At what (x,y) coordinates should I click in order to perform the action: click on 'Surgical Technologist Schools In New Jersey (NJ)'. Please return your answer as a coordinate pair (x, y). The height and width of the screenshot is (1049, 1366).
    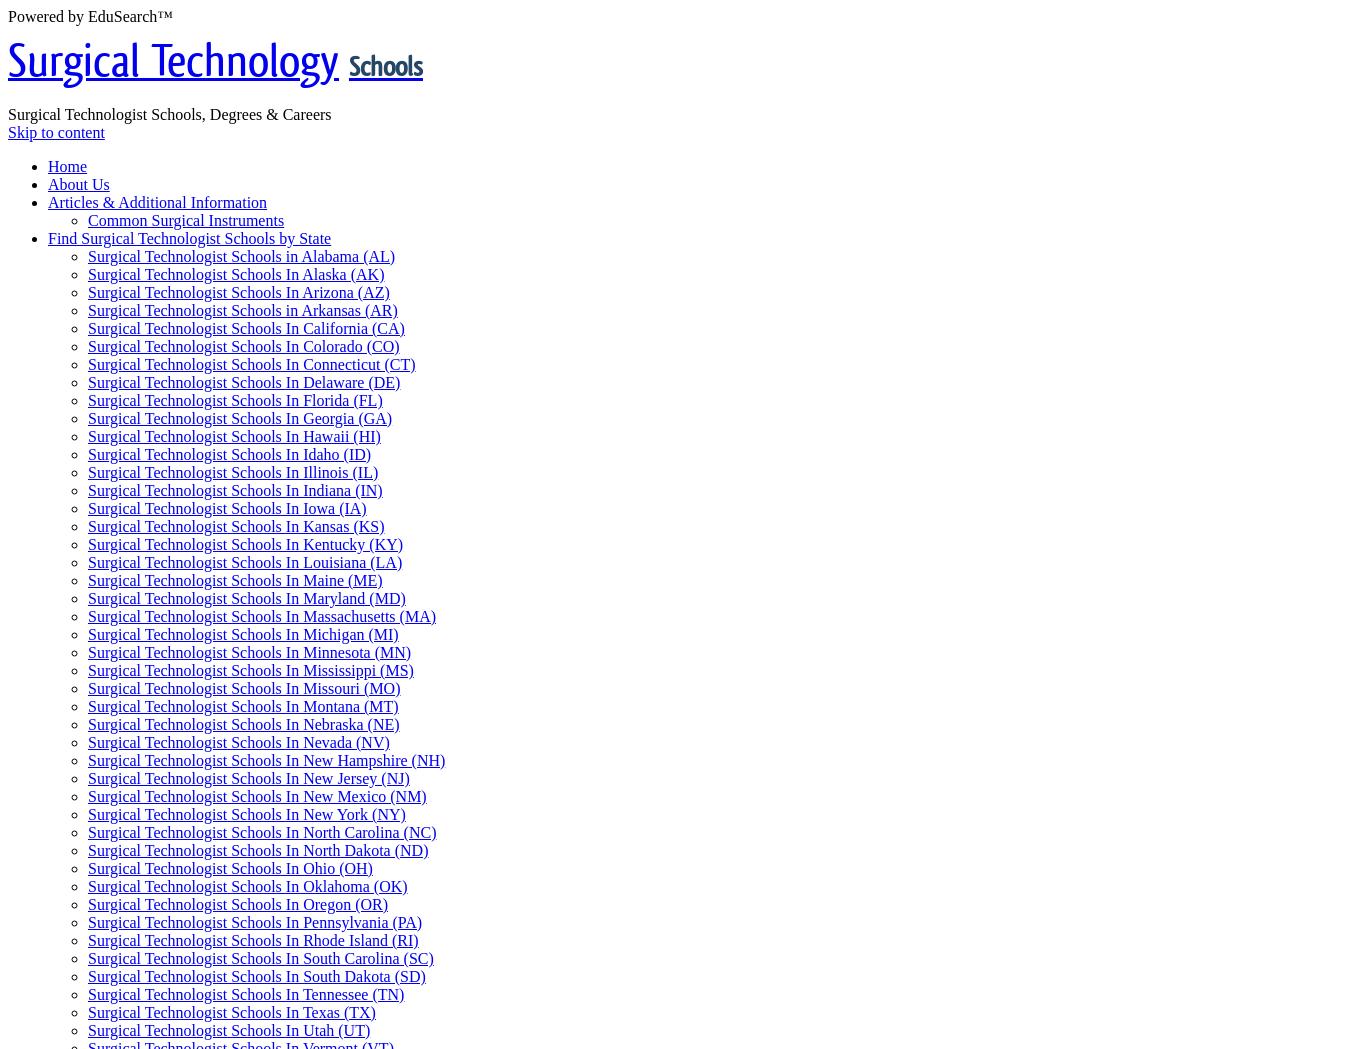
    Looking at the image, I should click on (87, 777).